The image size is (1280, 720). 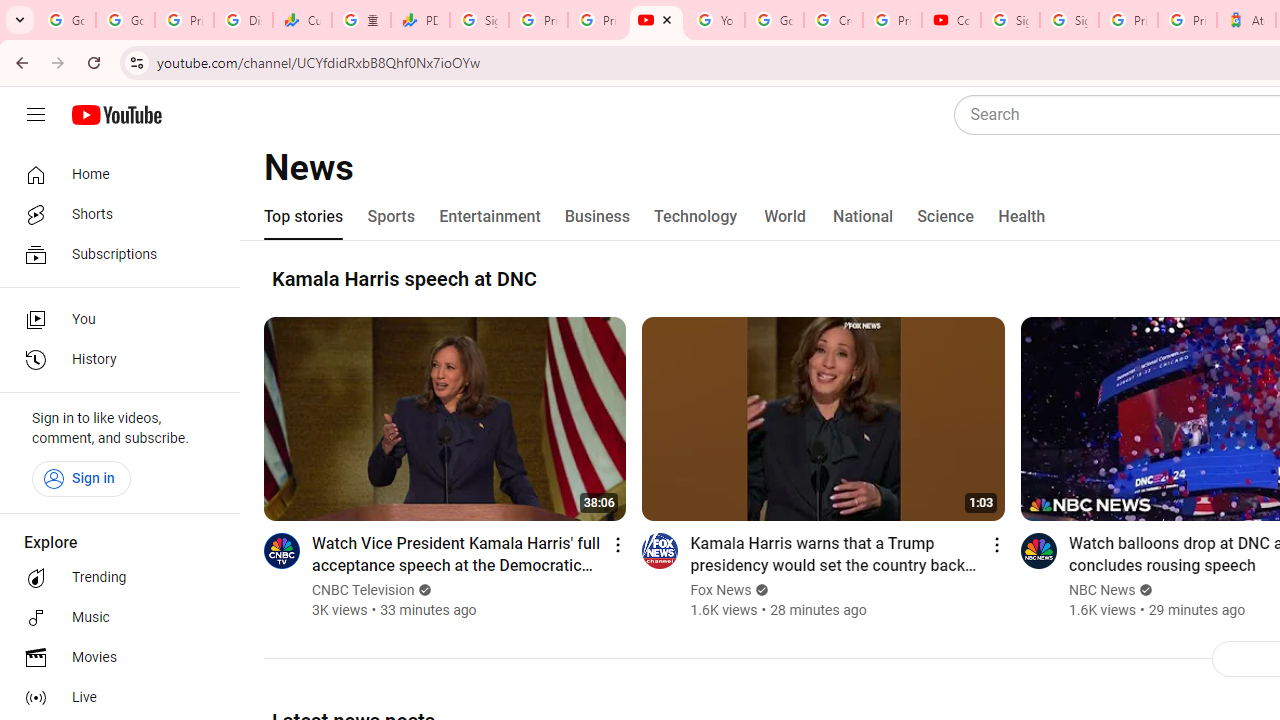 What do you see at coordinates (1021, 217) in the screenshot?
I see `'Health'` at bounding box center [1021, 217].